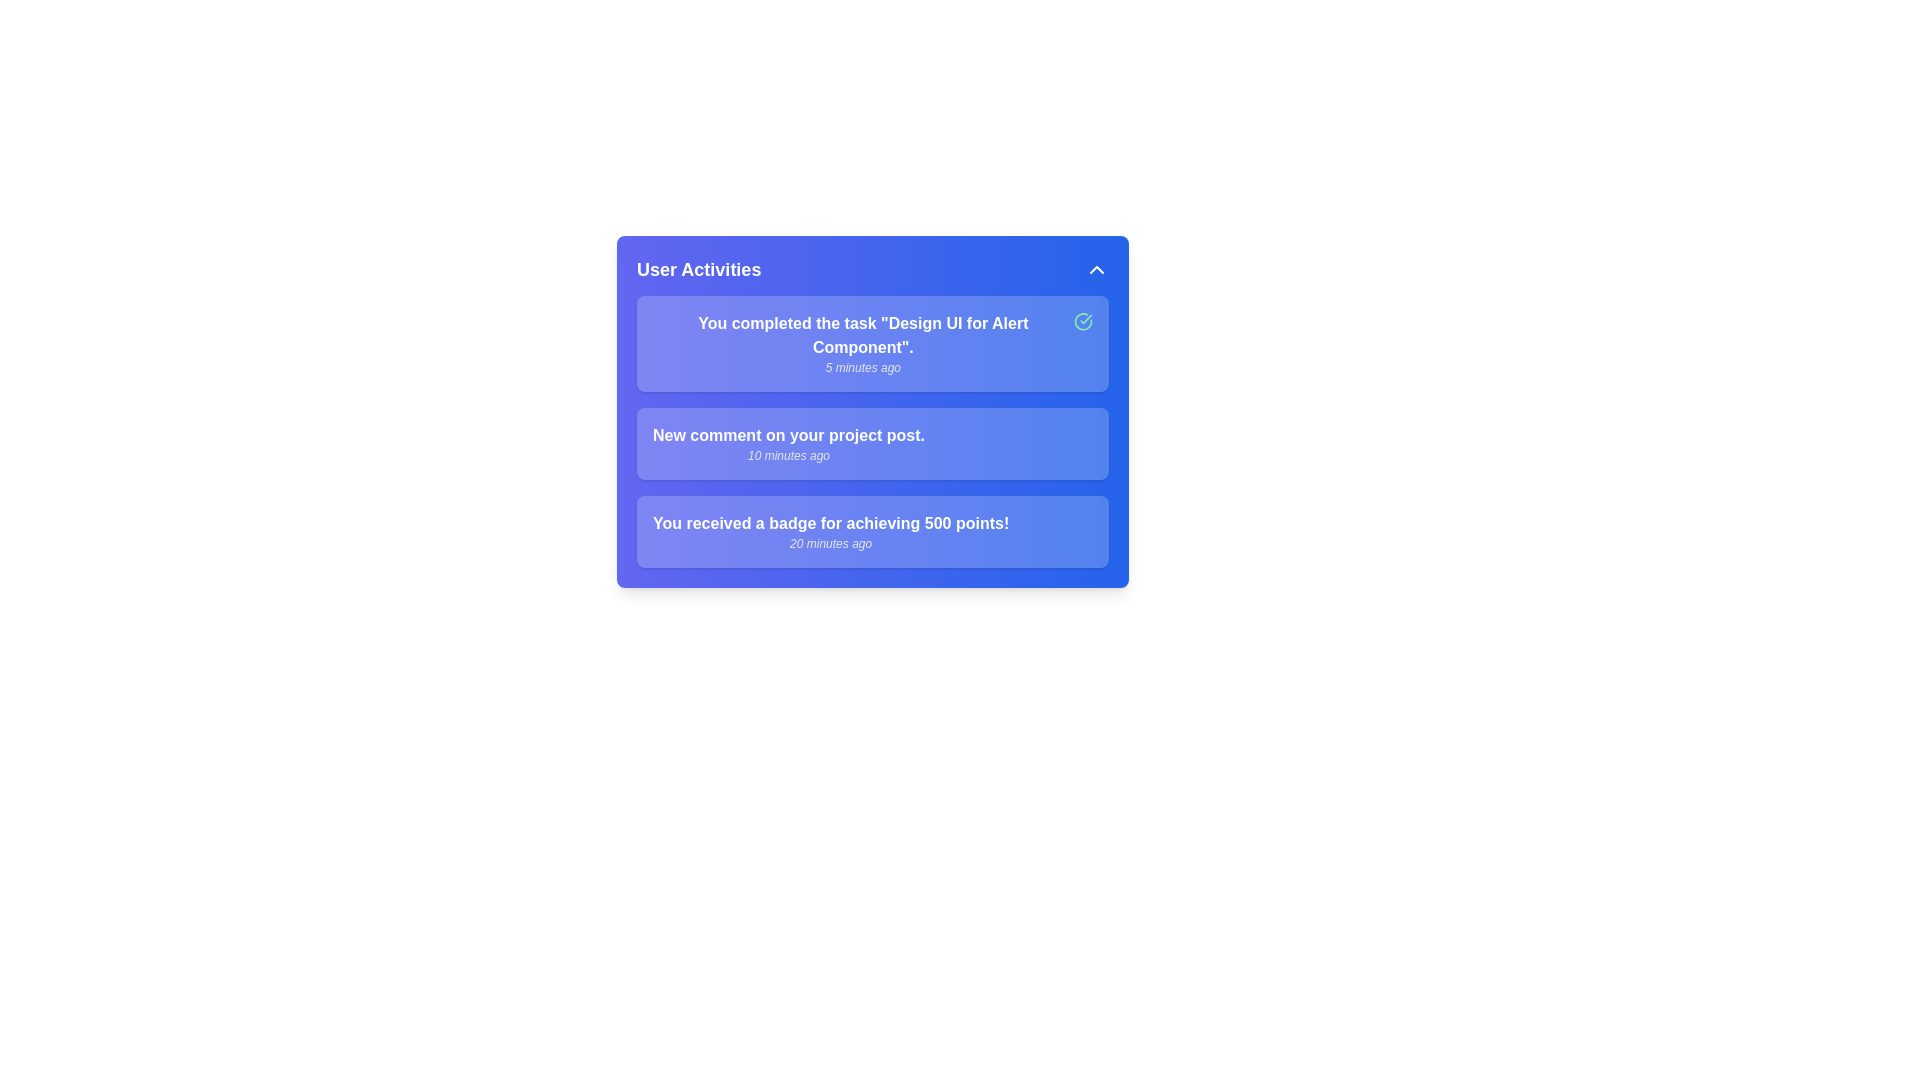 Image resolution: width=1920 pixels, height=1080 pixels. I want to click on the text label that reads '5 minutes ago', styled in a small, italicized gray font, located below the task completion heading in the 'User Activities' section, so click(863, 367).